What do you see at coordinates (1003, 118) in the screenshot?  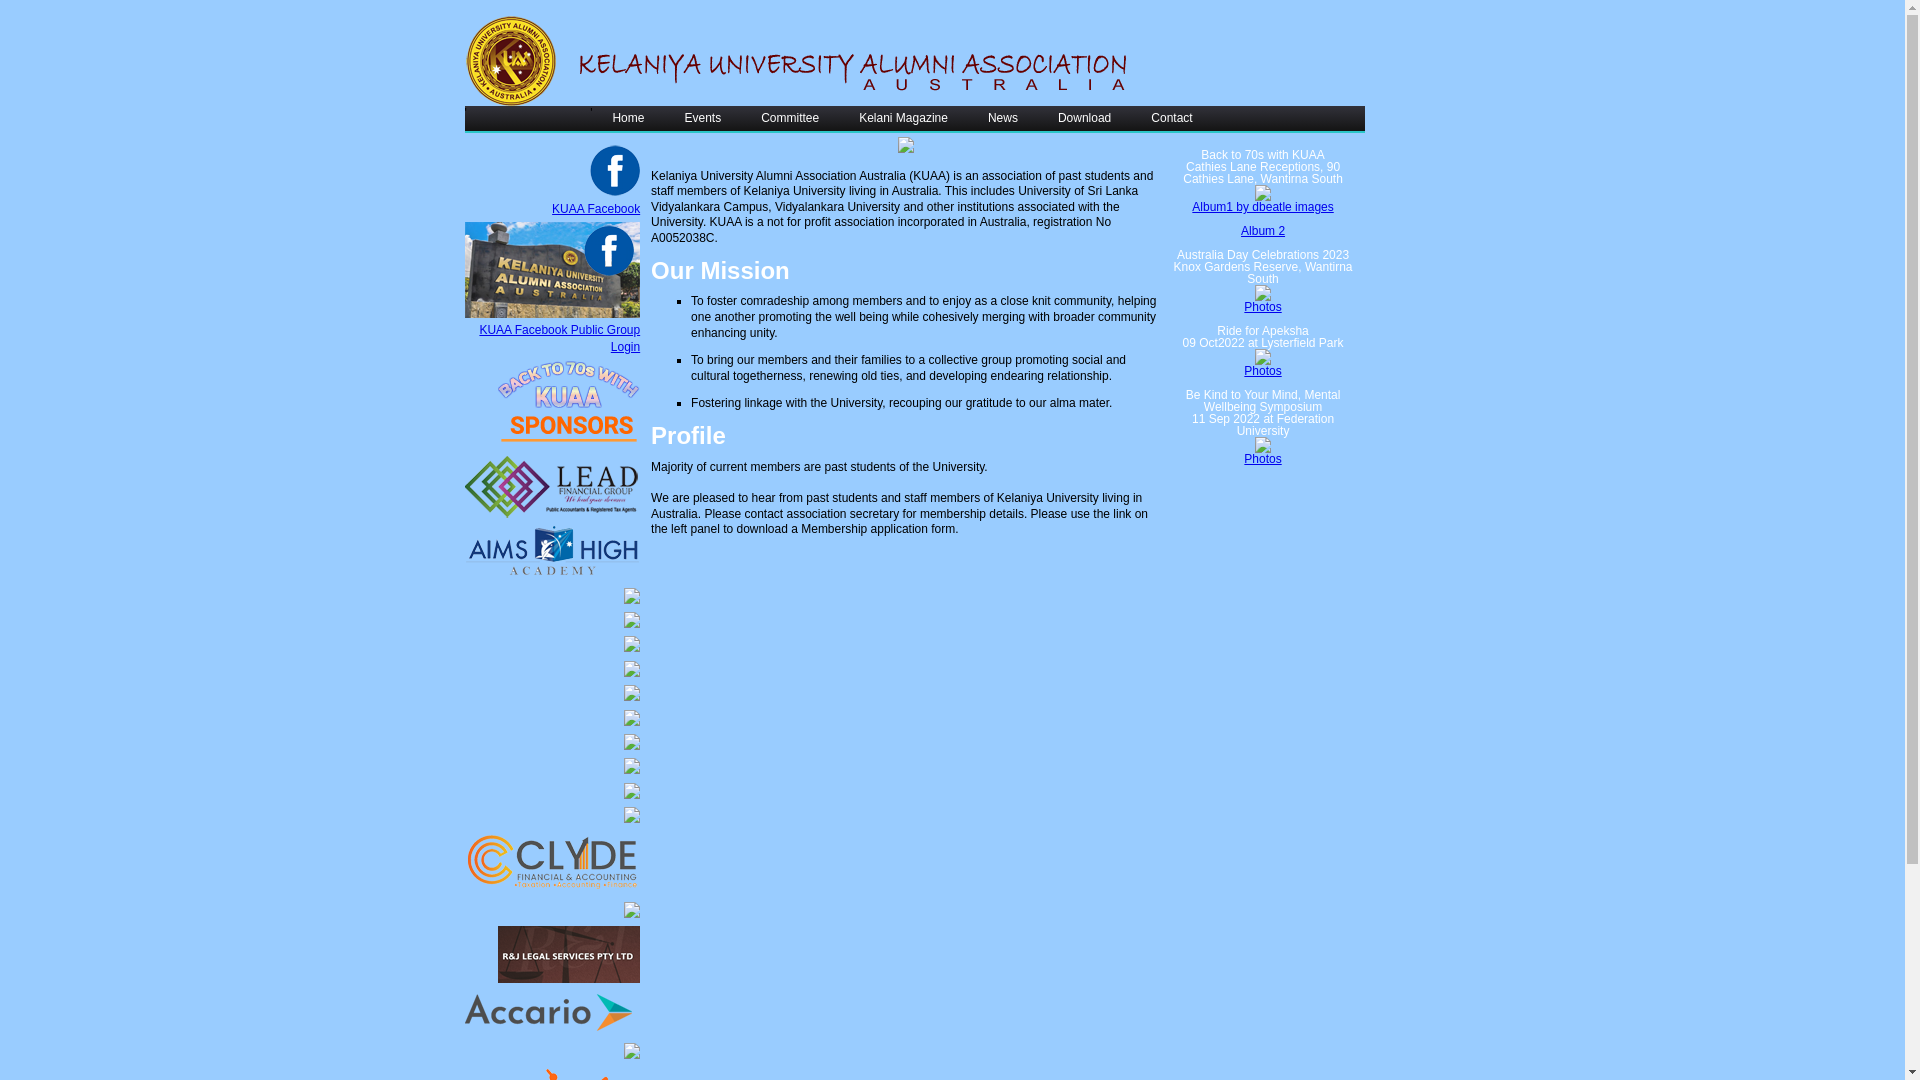 I see `'News'` at bounding box center [1003, 118].